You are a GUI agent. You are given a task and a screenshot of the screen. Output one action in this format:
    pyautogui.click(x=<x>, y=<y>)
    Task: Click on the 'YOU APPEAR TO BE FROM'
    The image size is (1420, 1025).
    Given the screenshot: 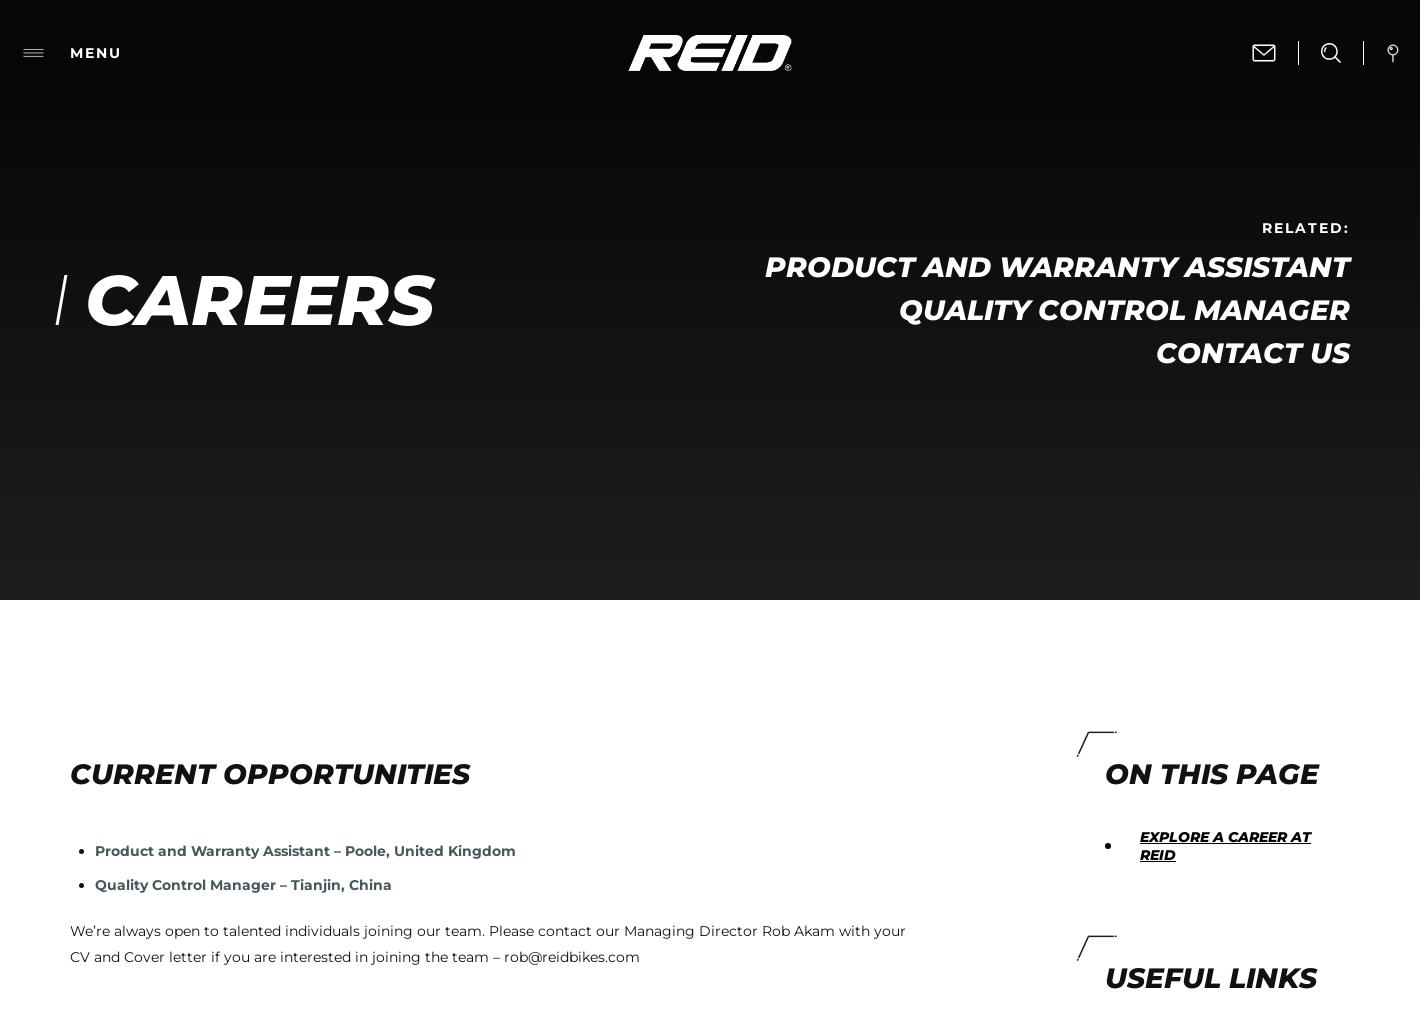 What is the action you would take?
    pyautogui.click(x=614, y=968)
    